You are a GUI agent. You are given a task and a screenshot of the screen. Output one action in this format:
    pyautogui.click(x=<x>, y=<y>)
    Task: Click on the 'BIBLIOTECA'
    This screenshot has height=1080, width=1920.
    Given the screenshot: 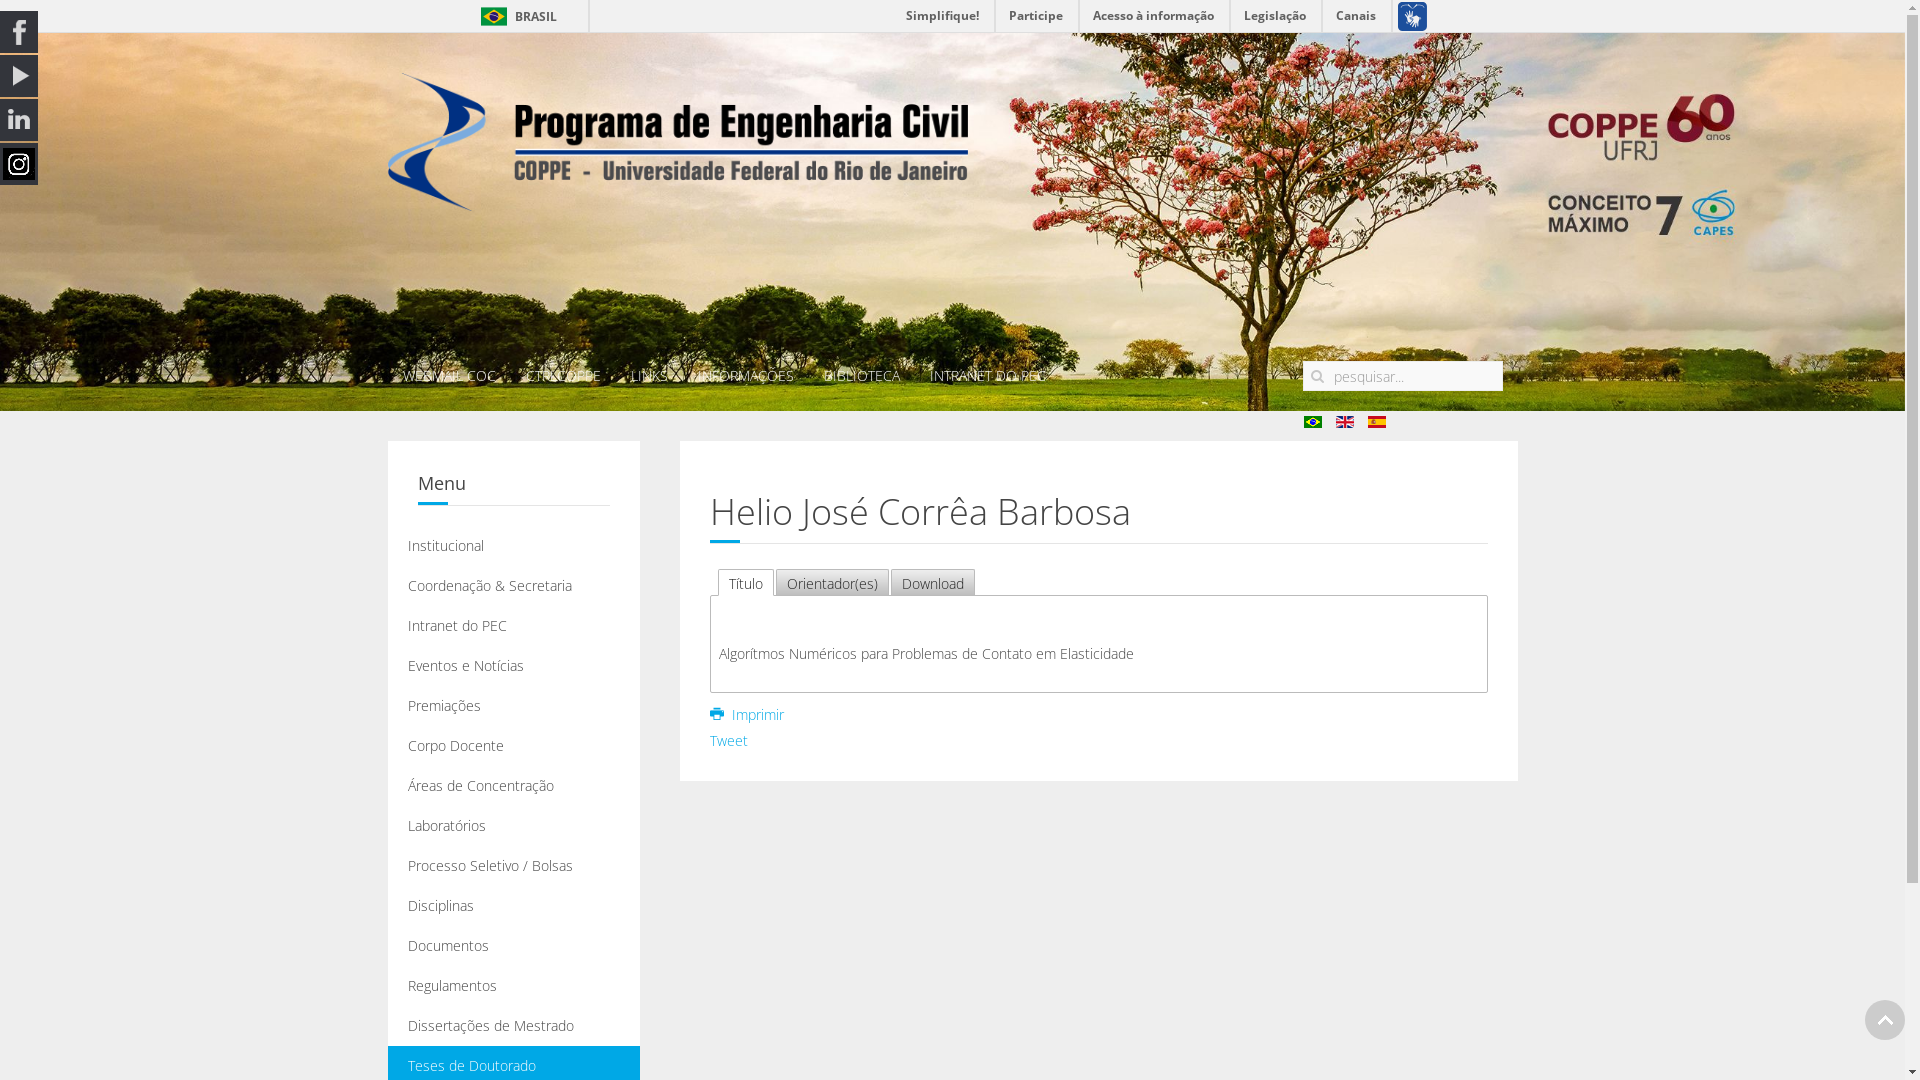 What is the action you would take?
    pyautogui.click(x=807, y=375)
    